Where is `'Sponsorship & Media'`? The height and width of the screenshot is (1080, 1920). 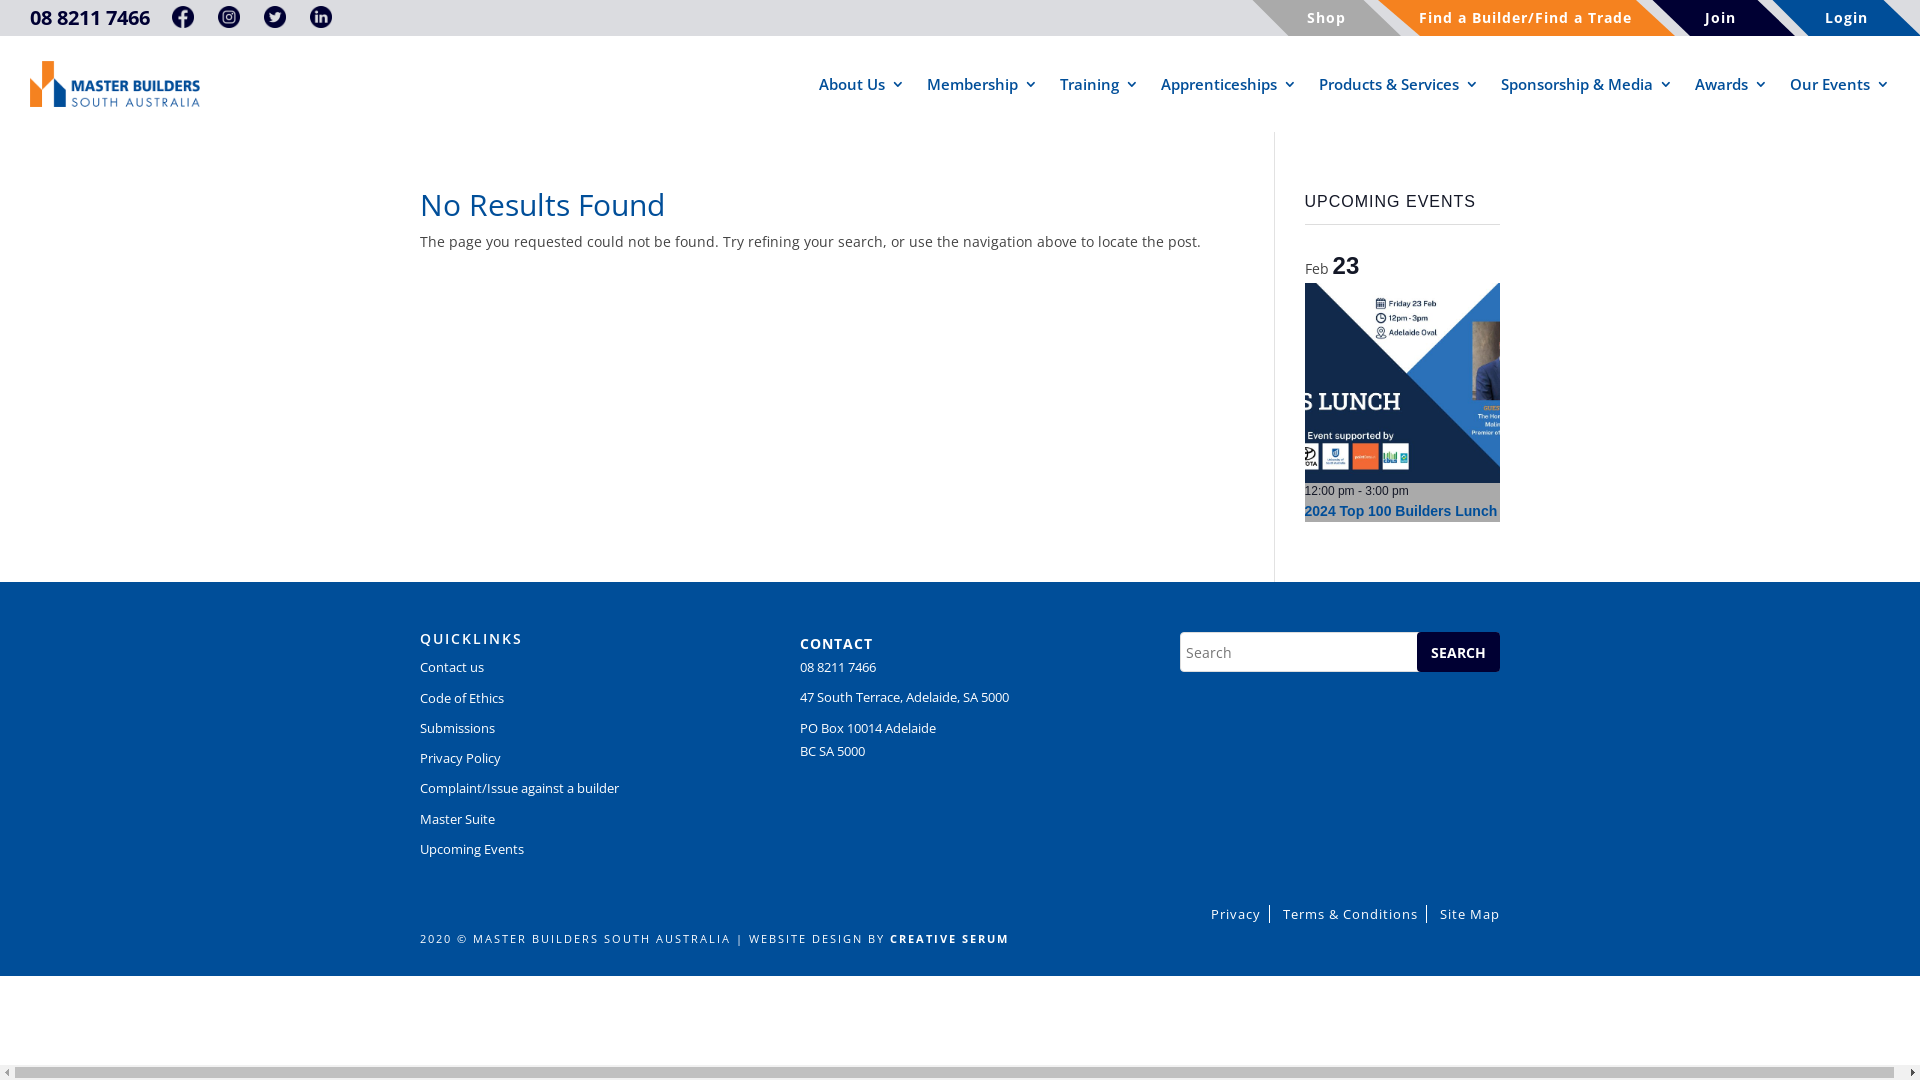 'Sponsorship & Media' is located at coordinates (1586, 83).